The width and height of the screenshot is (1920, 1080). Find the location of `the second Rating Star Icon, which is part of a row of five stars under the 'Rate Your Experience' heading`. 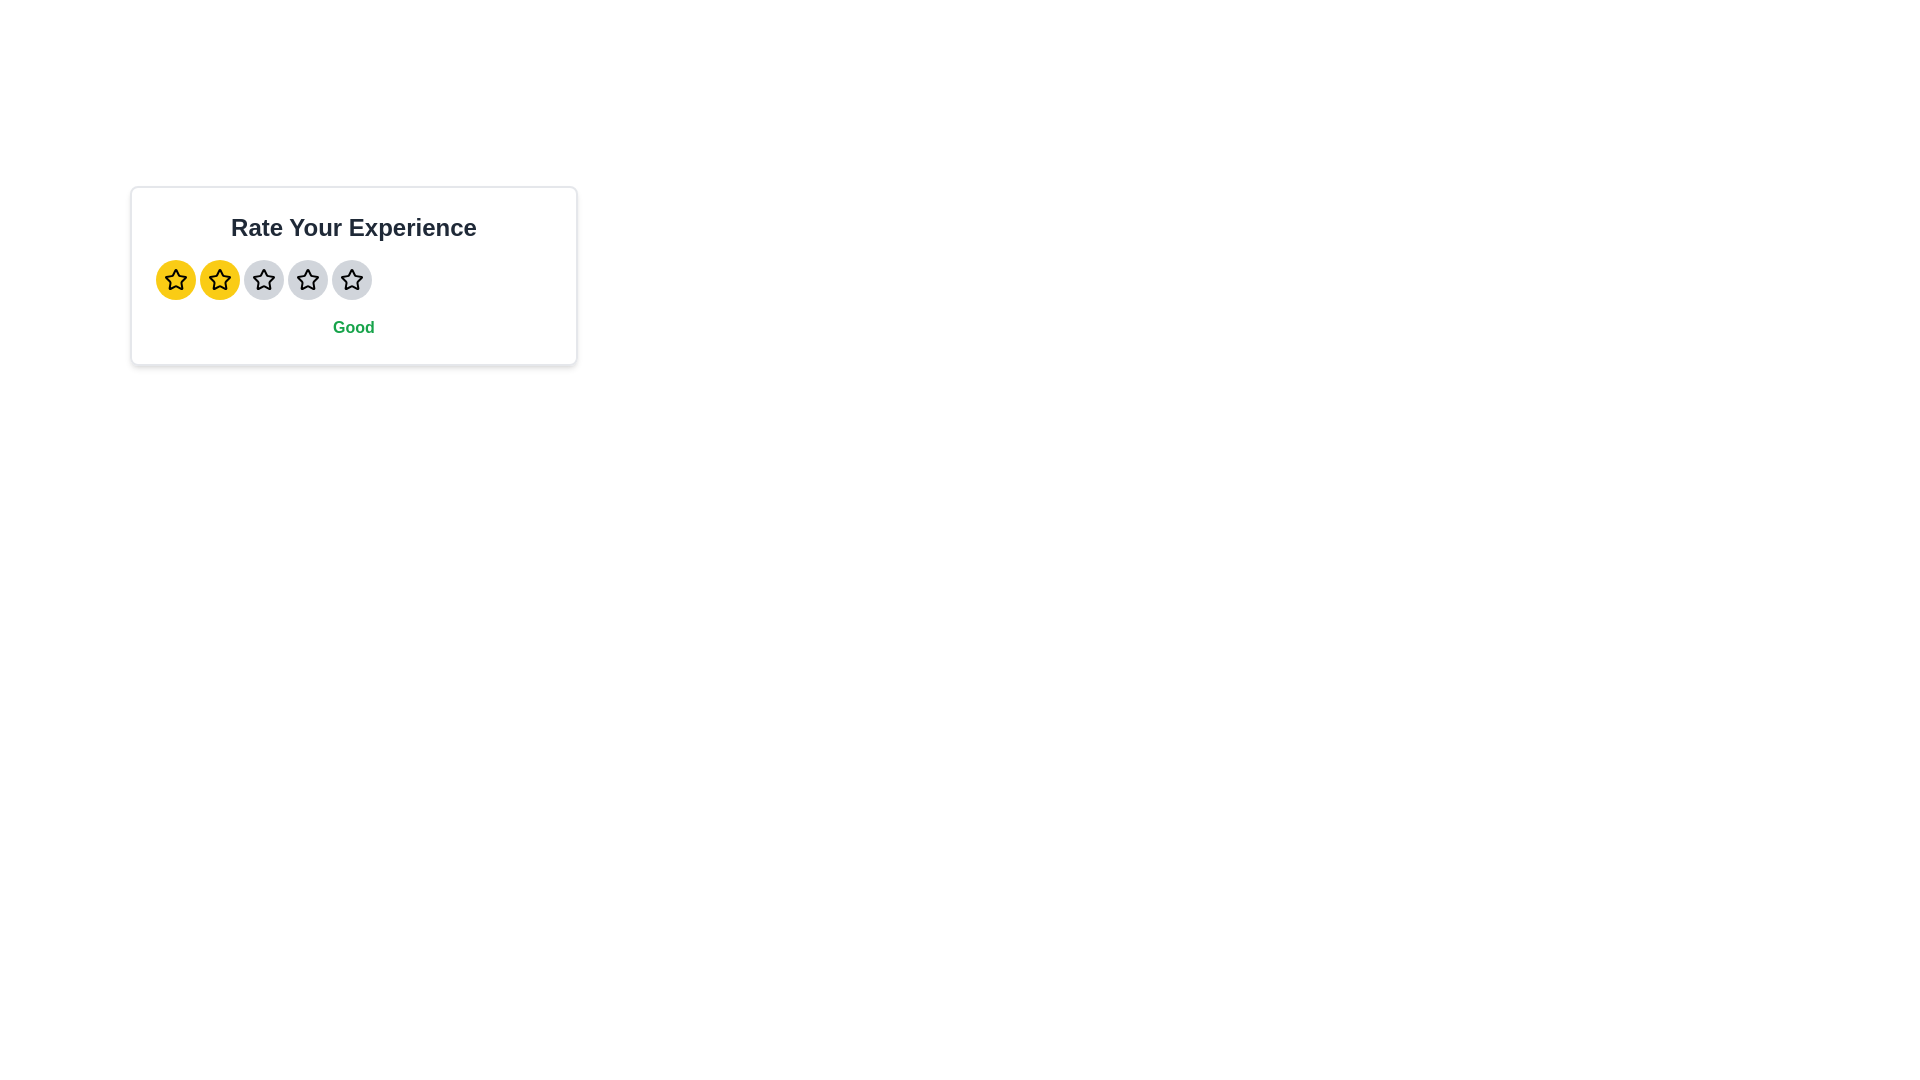

the second Rating Star Icon, which is part of a row of five stars under the 'Rate Your Experience' heading is located at coordinates (263, 280).